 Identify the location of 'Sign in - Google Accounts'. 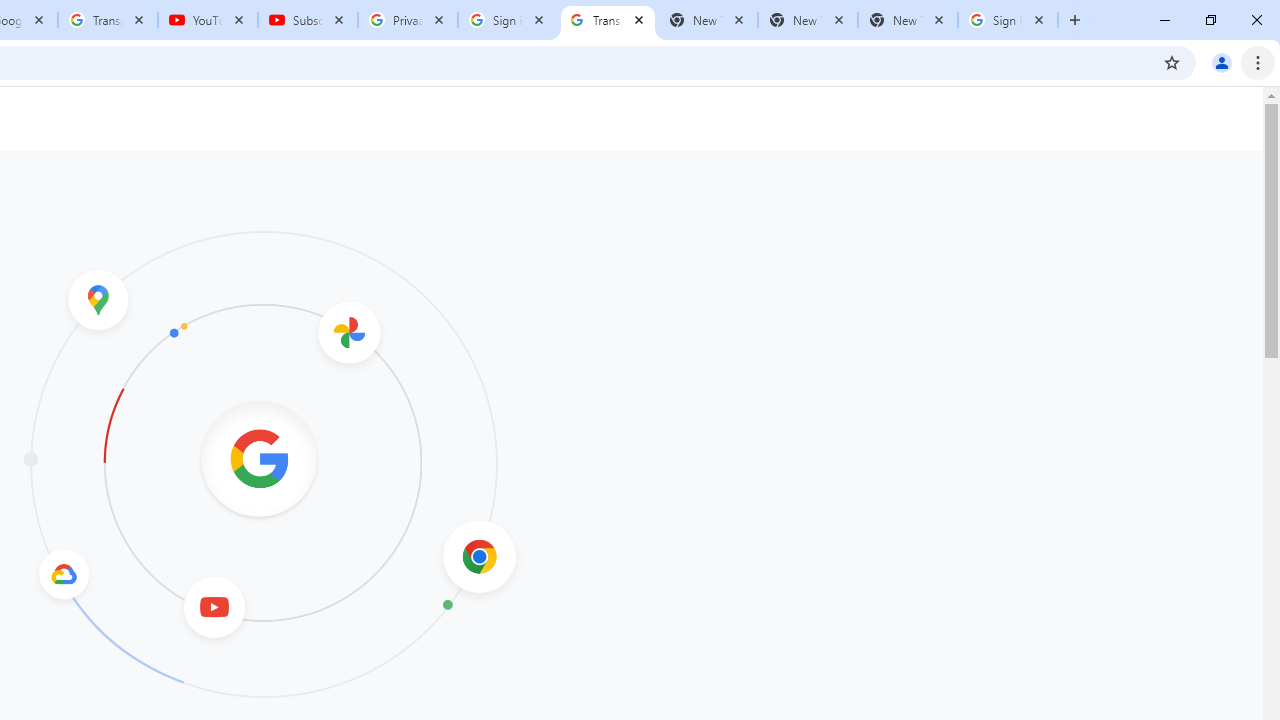
(1008, 20).